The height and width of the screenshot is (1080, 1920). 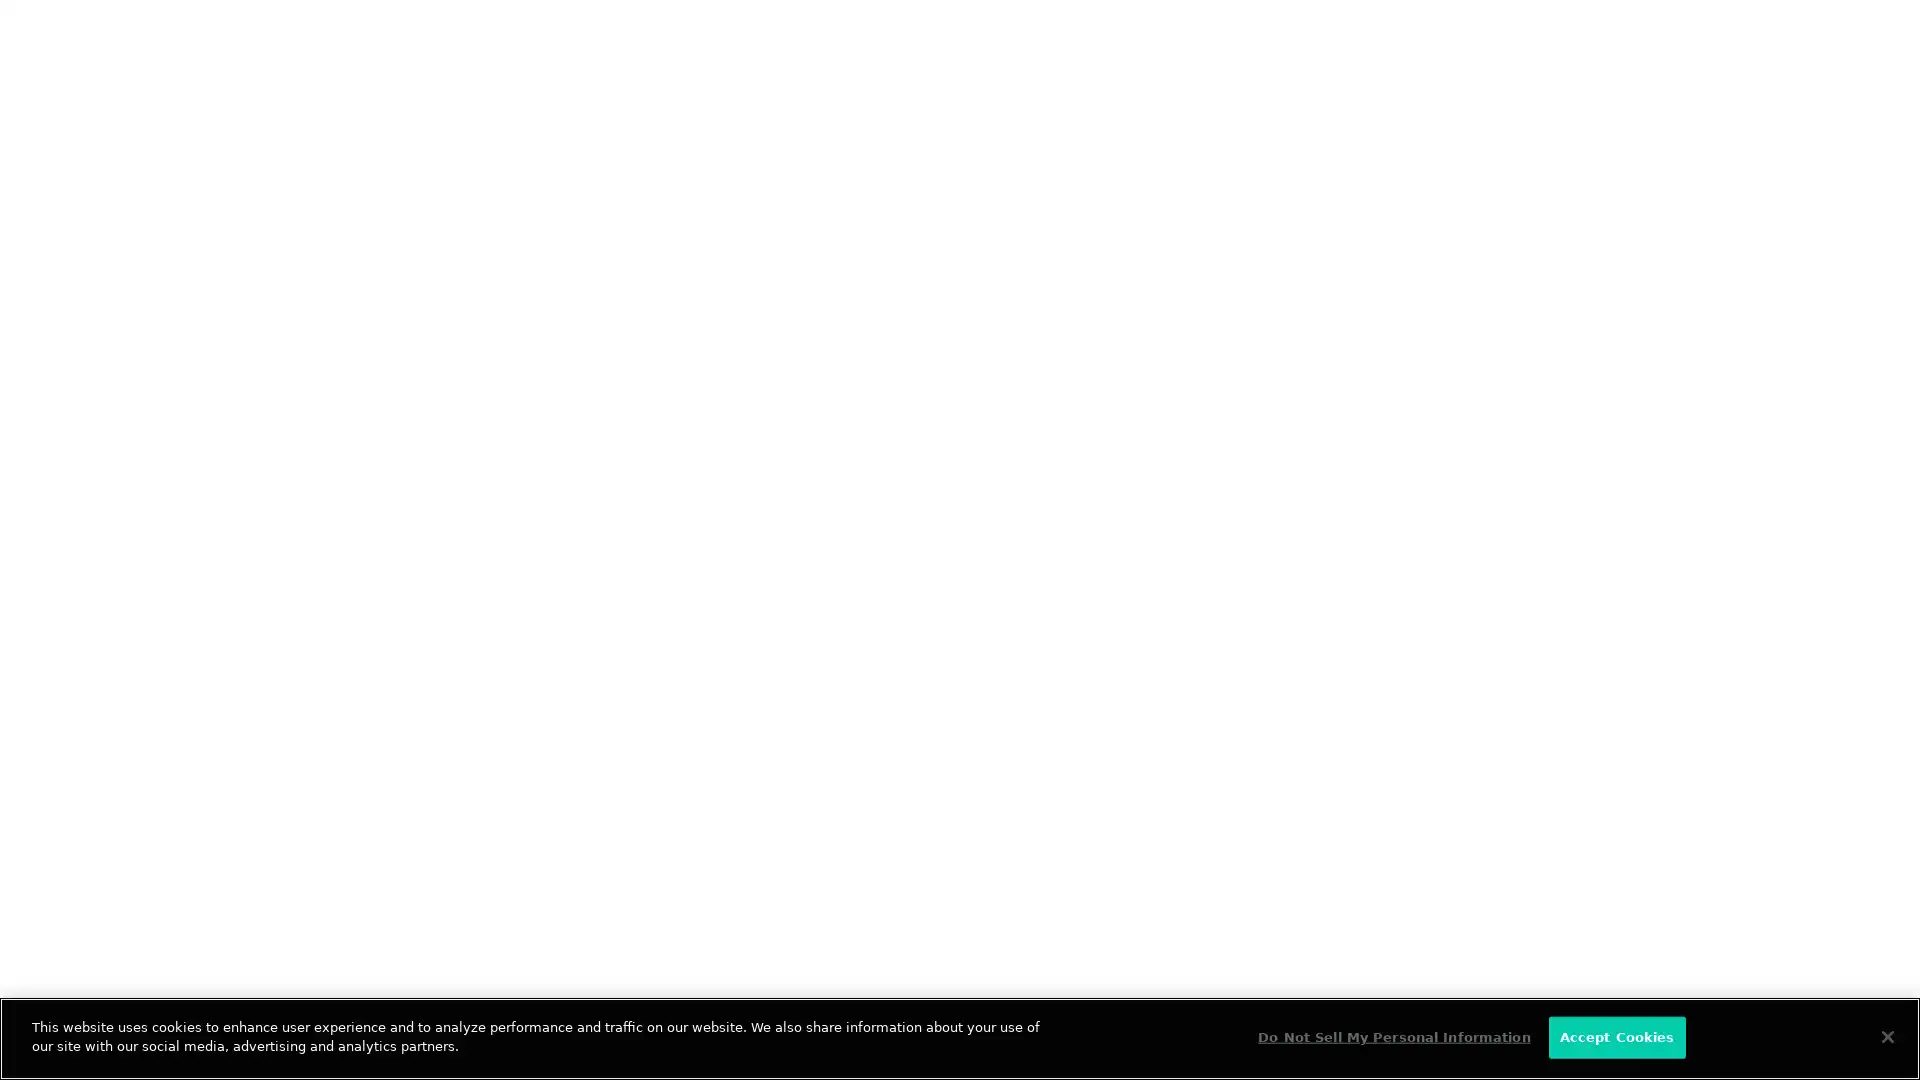 What do you see at coordinates (150, 334) in the screenshot?
I see `Latest` at bounding box center [150, 334].